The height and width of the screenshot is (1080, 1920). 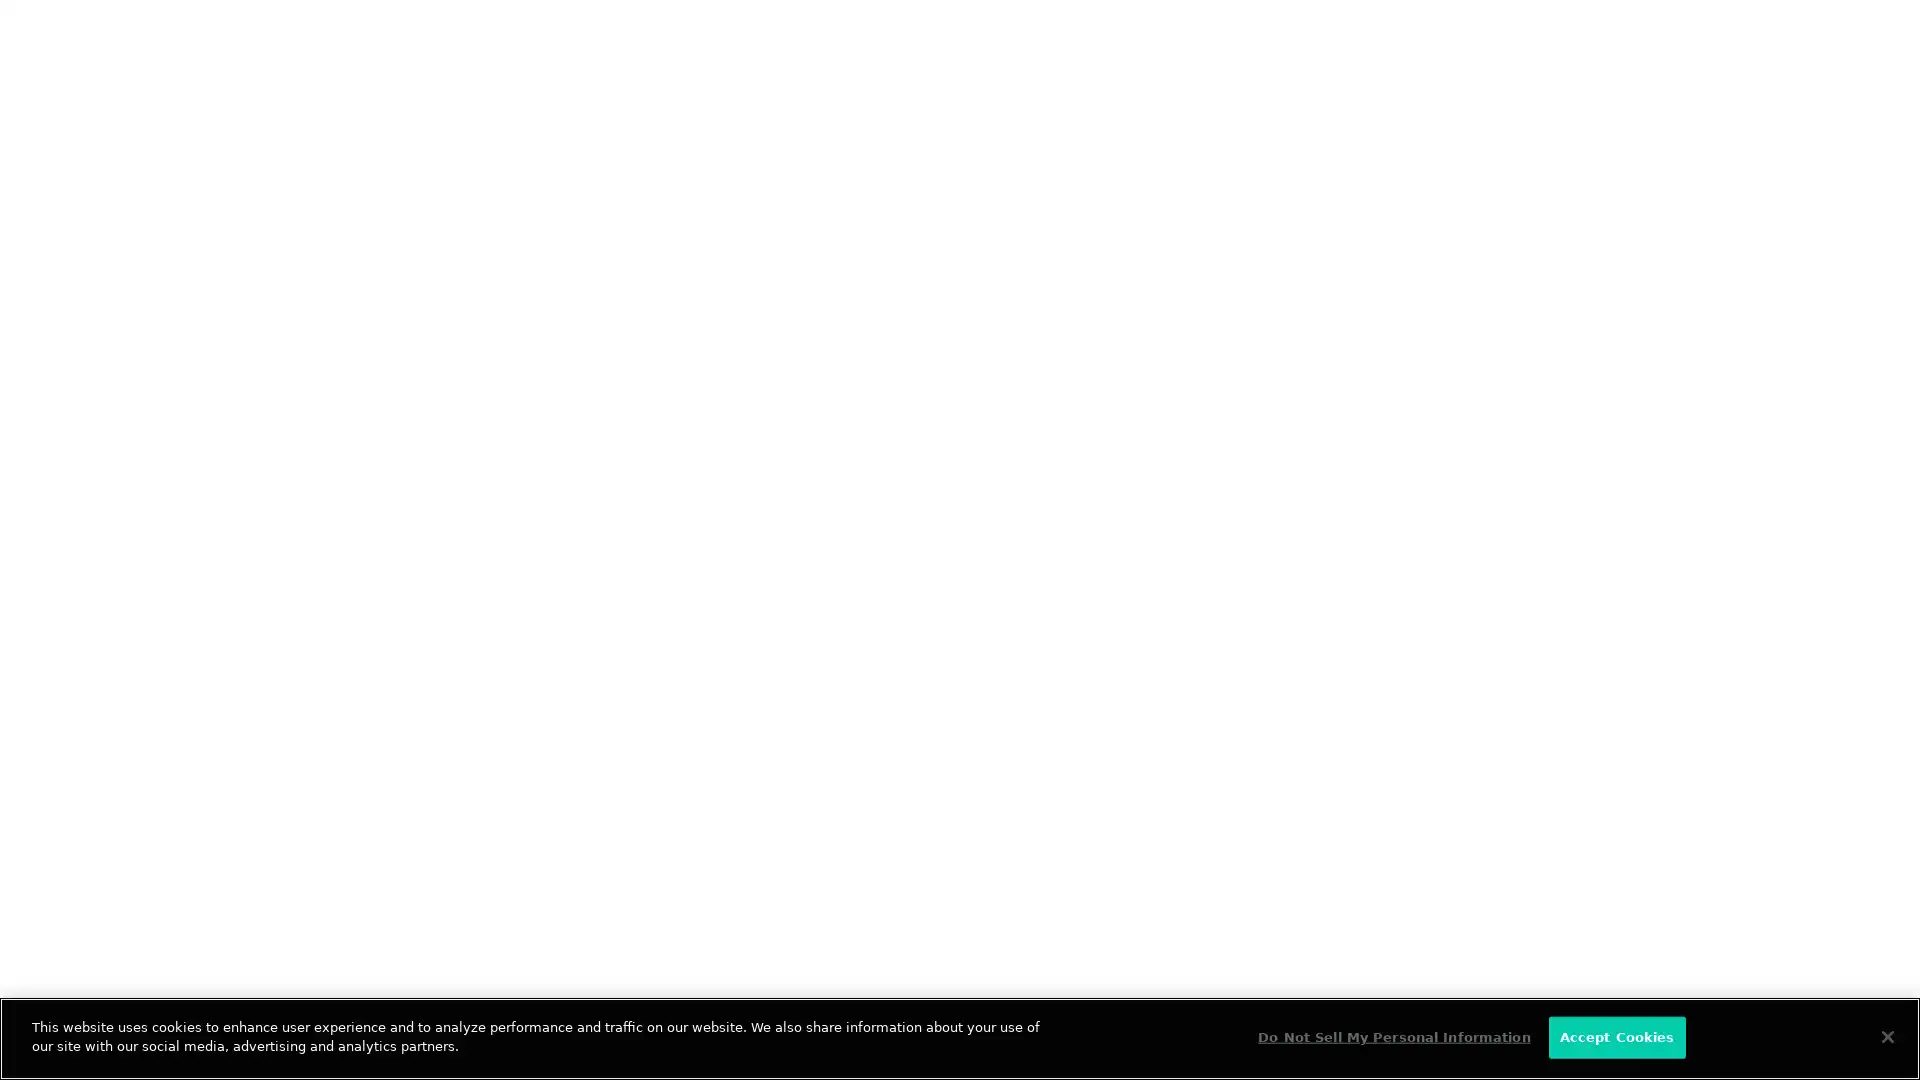 What do you see at coordinates (150, 334) in the screenshot?
I see `Latest` at bounding box center [150, 334].